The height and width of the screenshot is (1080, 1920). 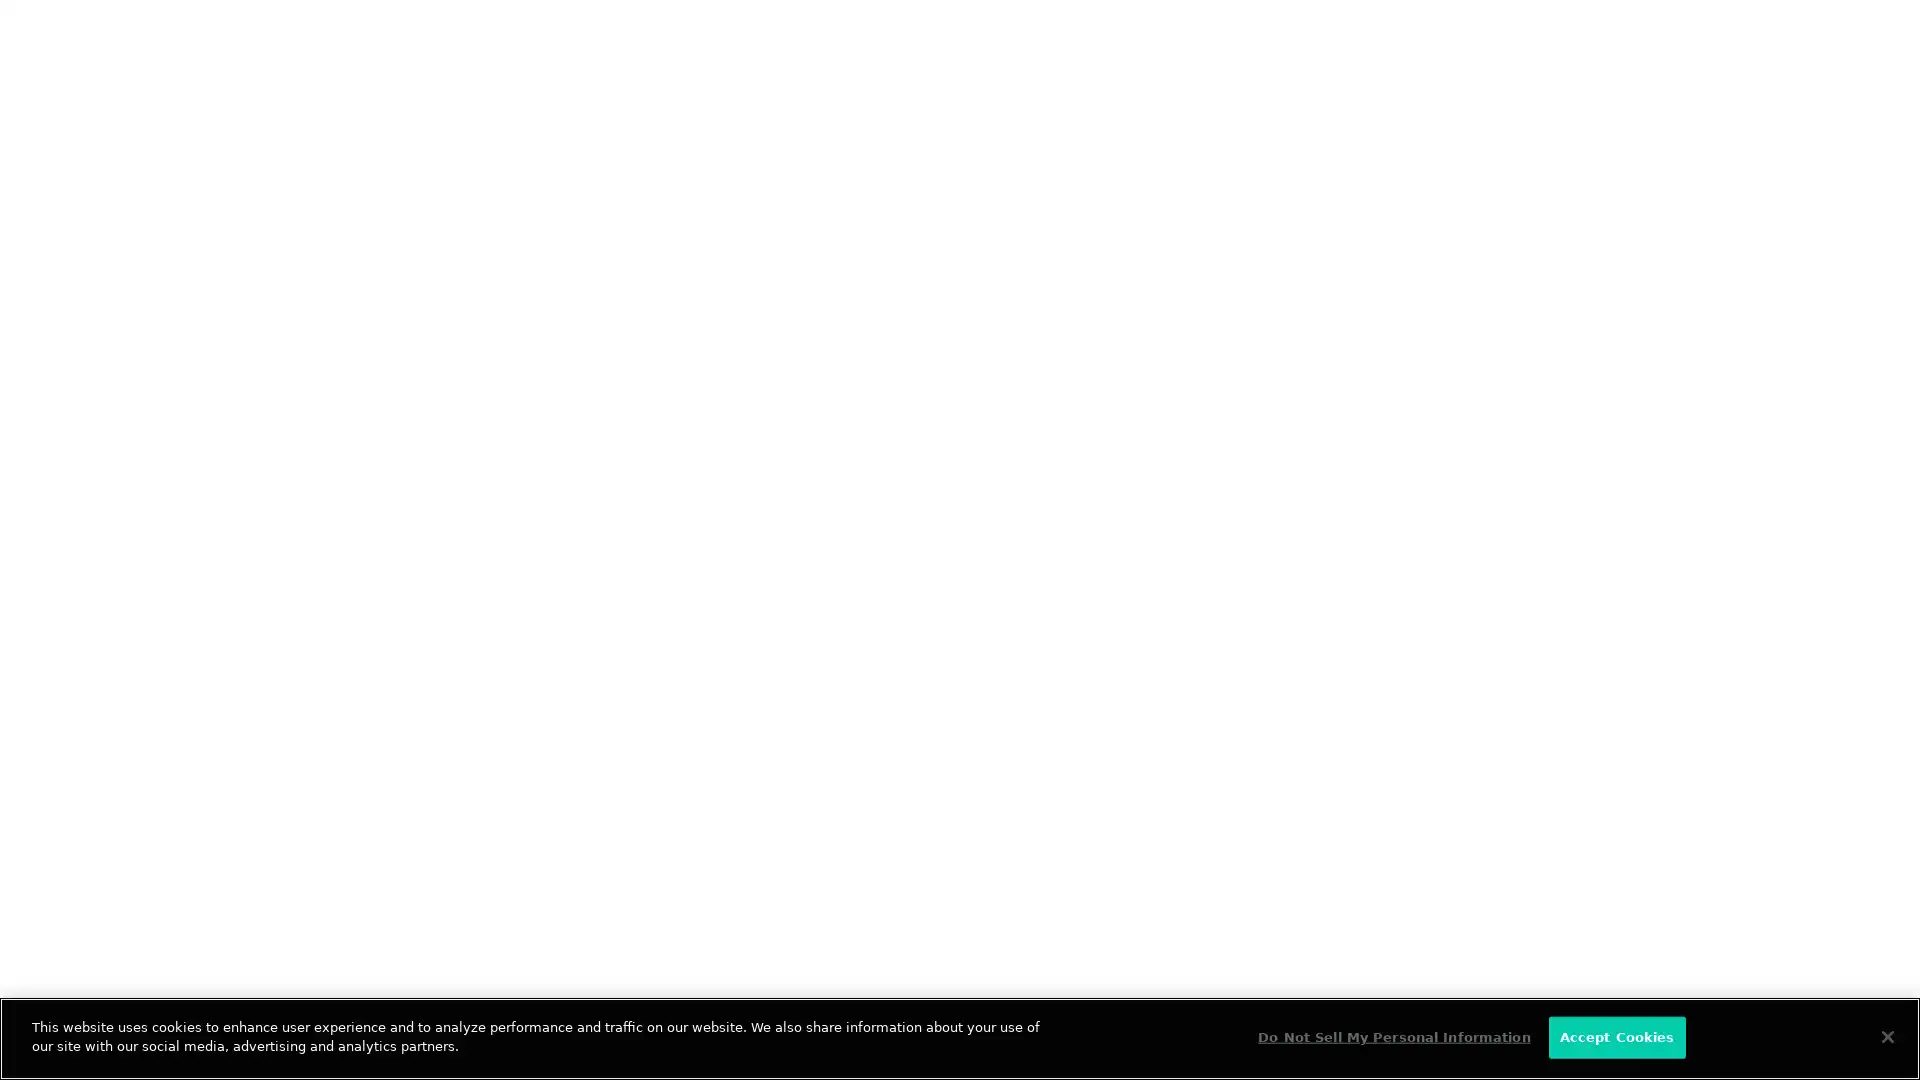 What do you see at coordinates (150, 334) in the screenshot?
I see `Latest` at bounding box center [150, 334].